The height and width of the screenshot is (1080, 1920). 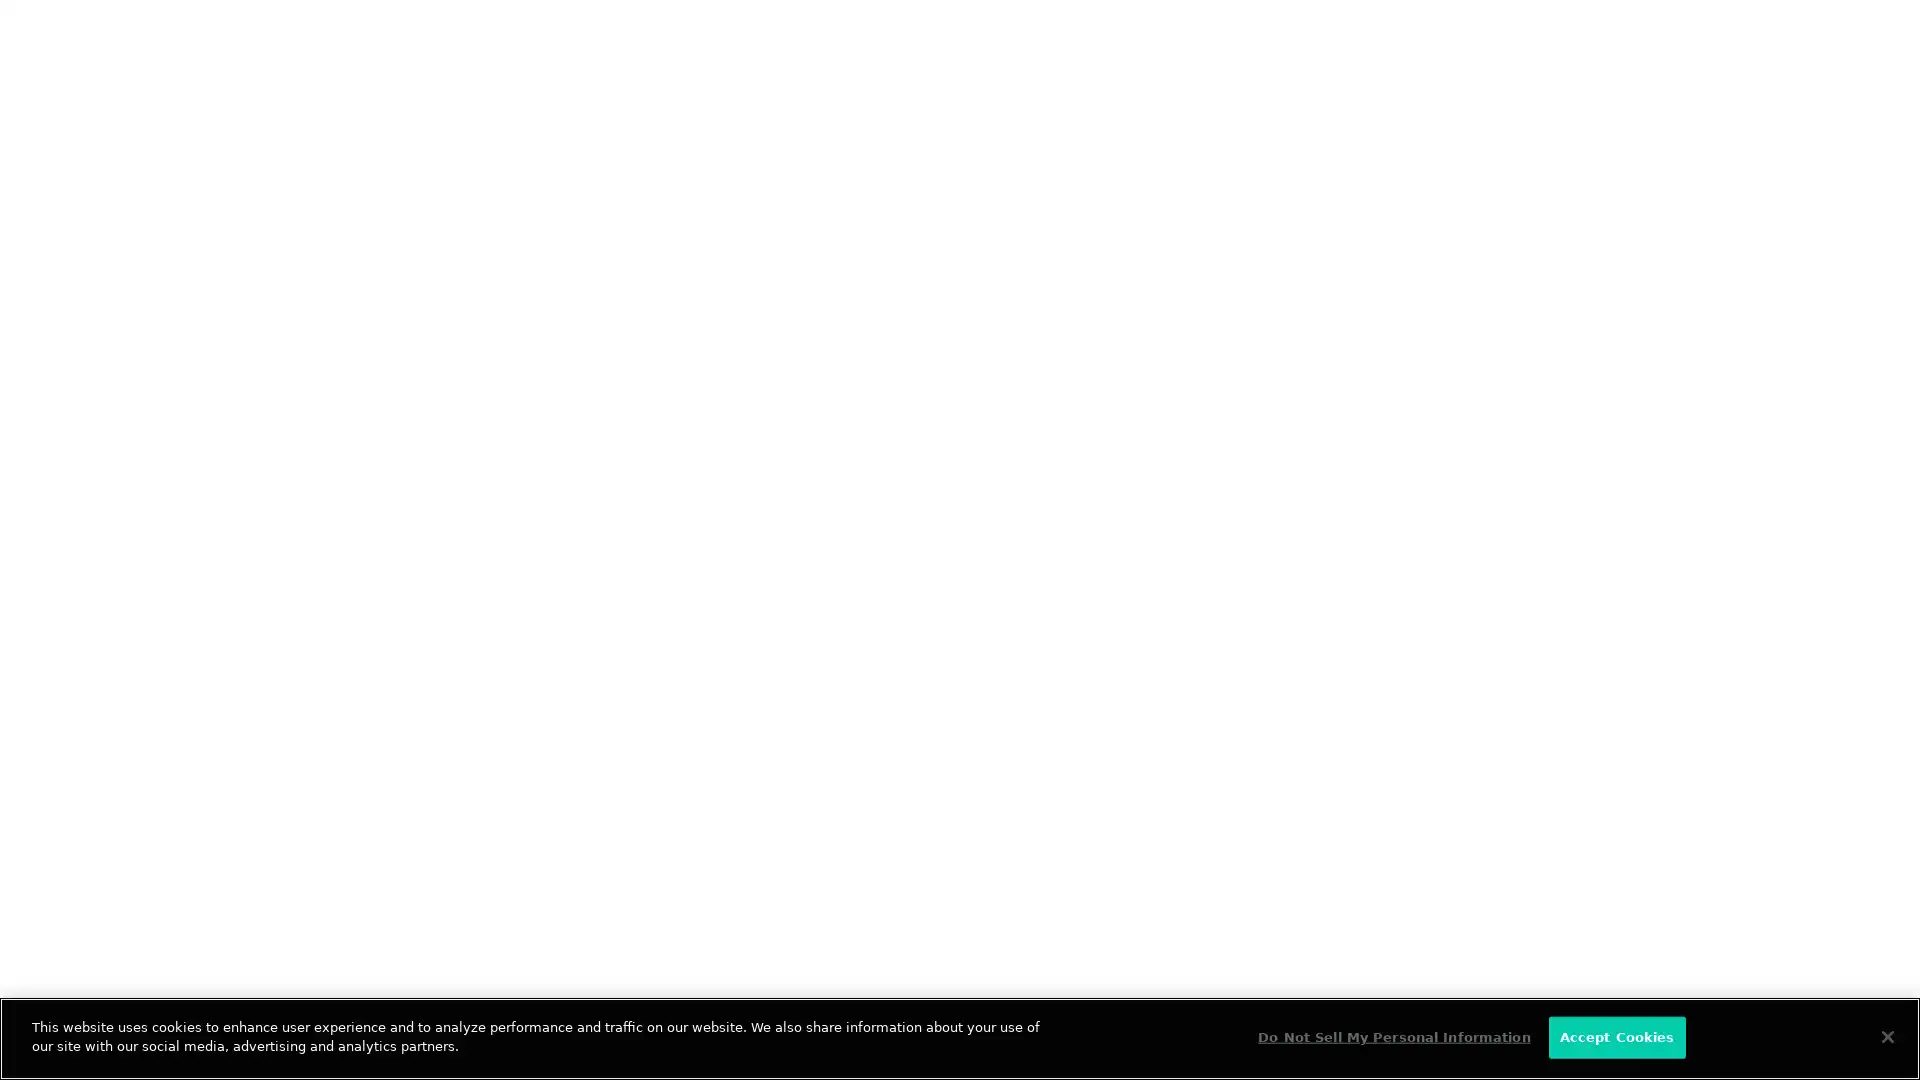 What do you see at coordinates (150, 334) in the screenshot?
I see `Latest` at bounding box center [150, 334].